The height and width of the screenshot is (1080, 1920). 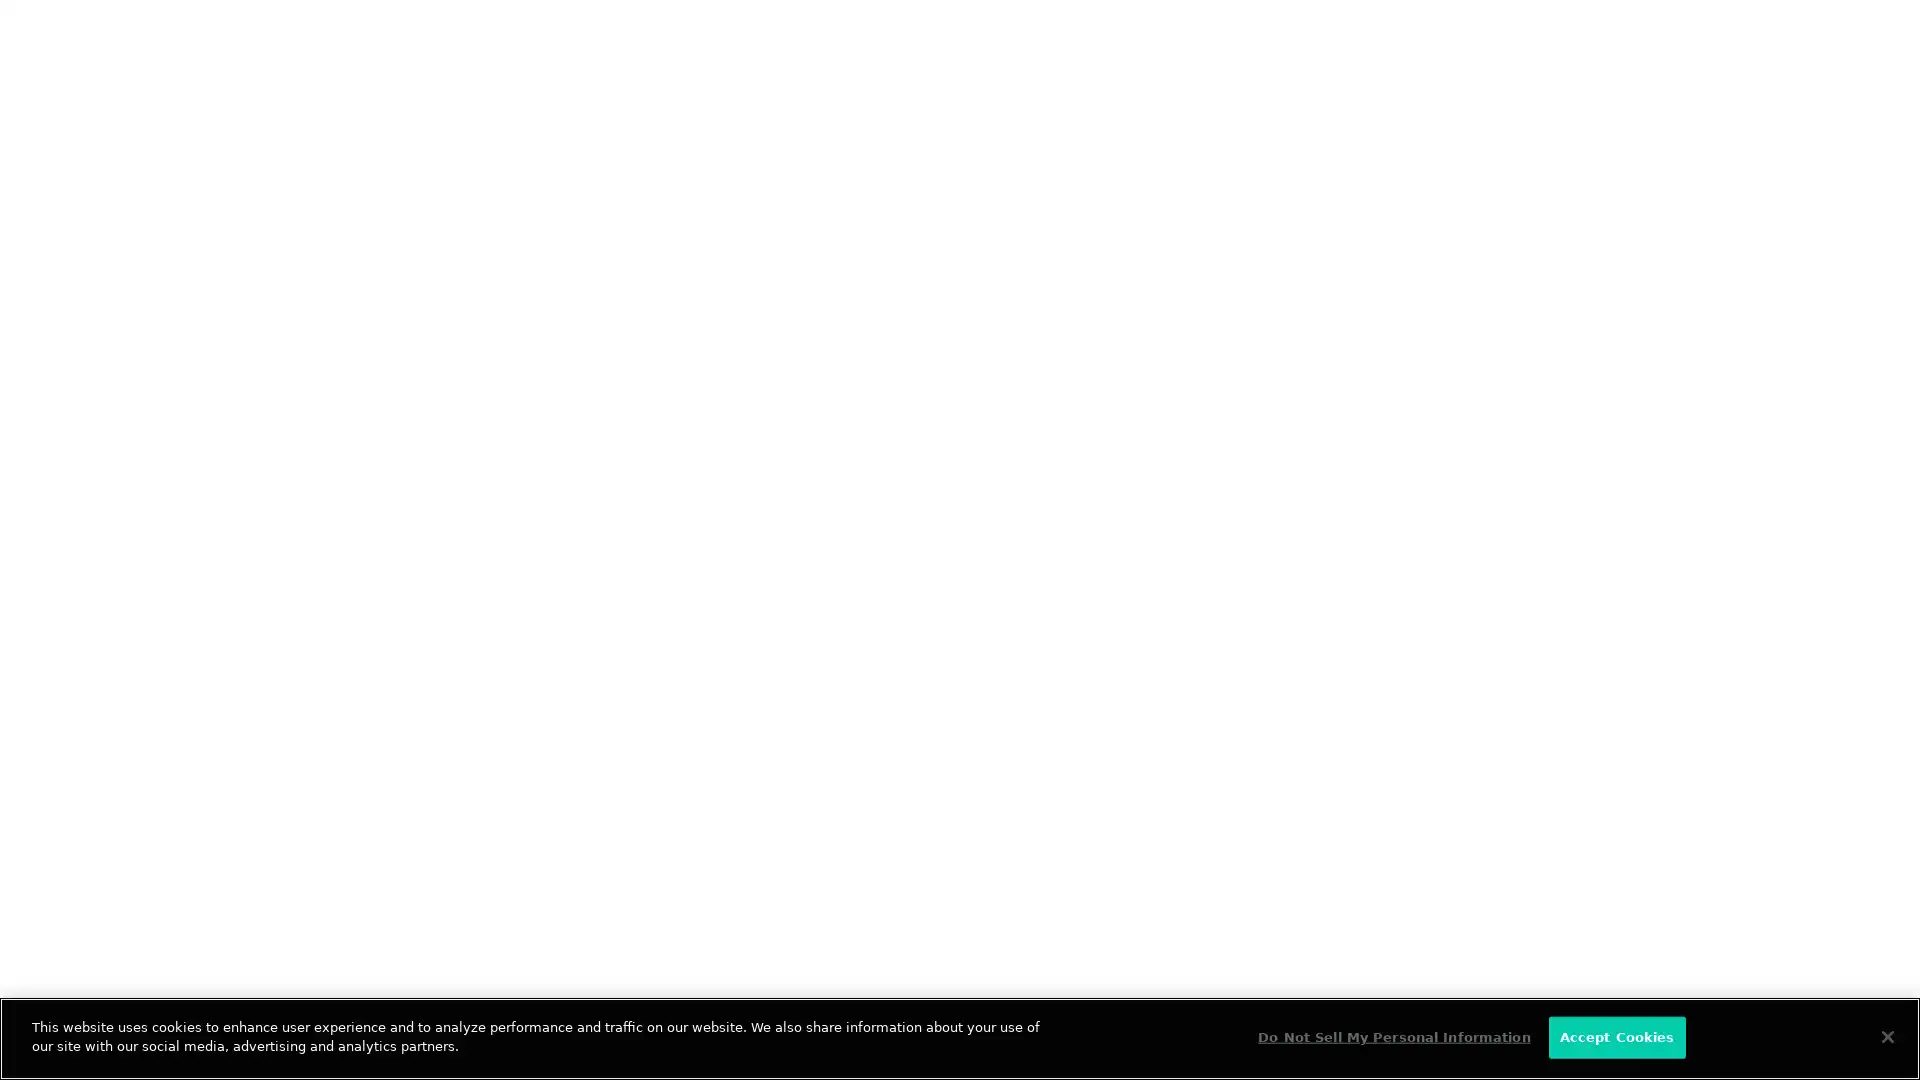 What do you see at coordinates (150, 334) in the screenshot?
I see `Latest` at bounding box center [150, 334].